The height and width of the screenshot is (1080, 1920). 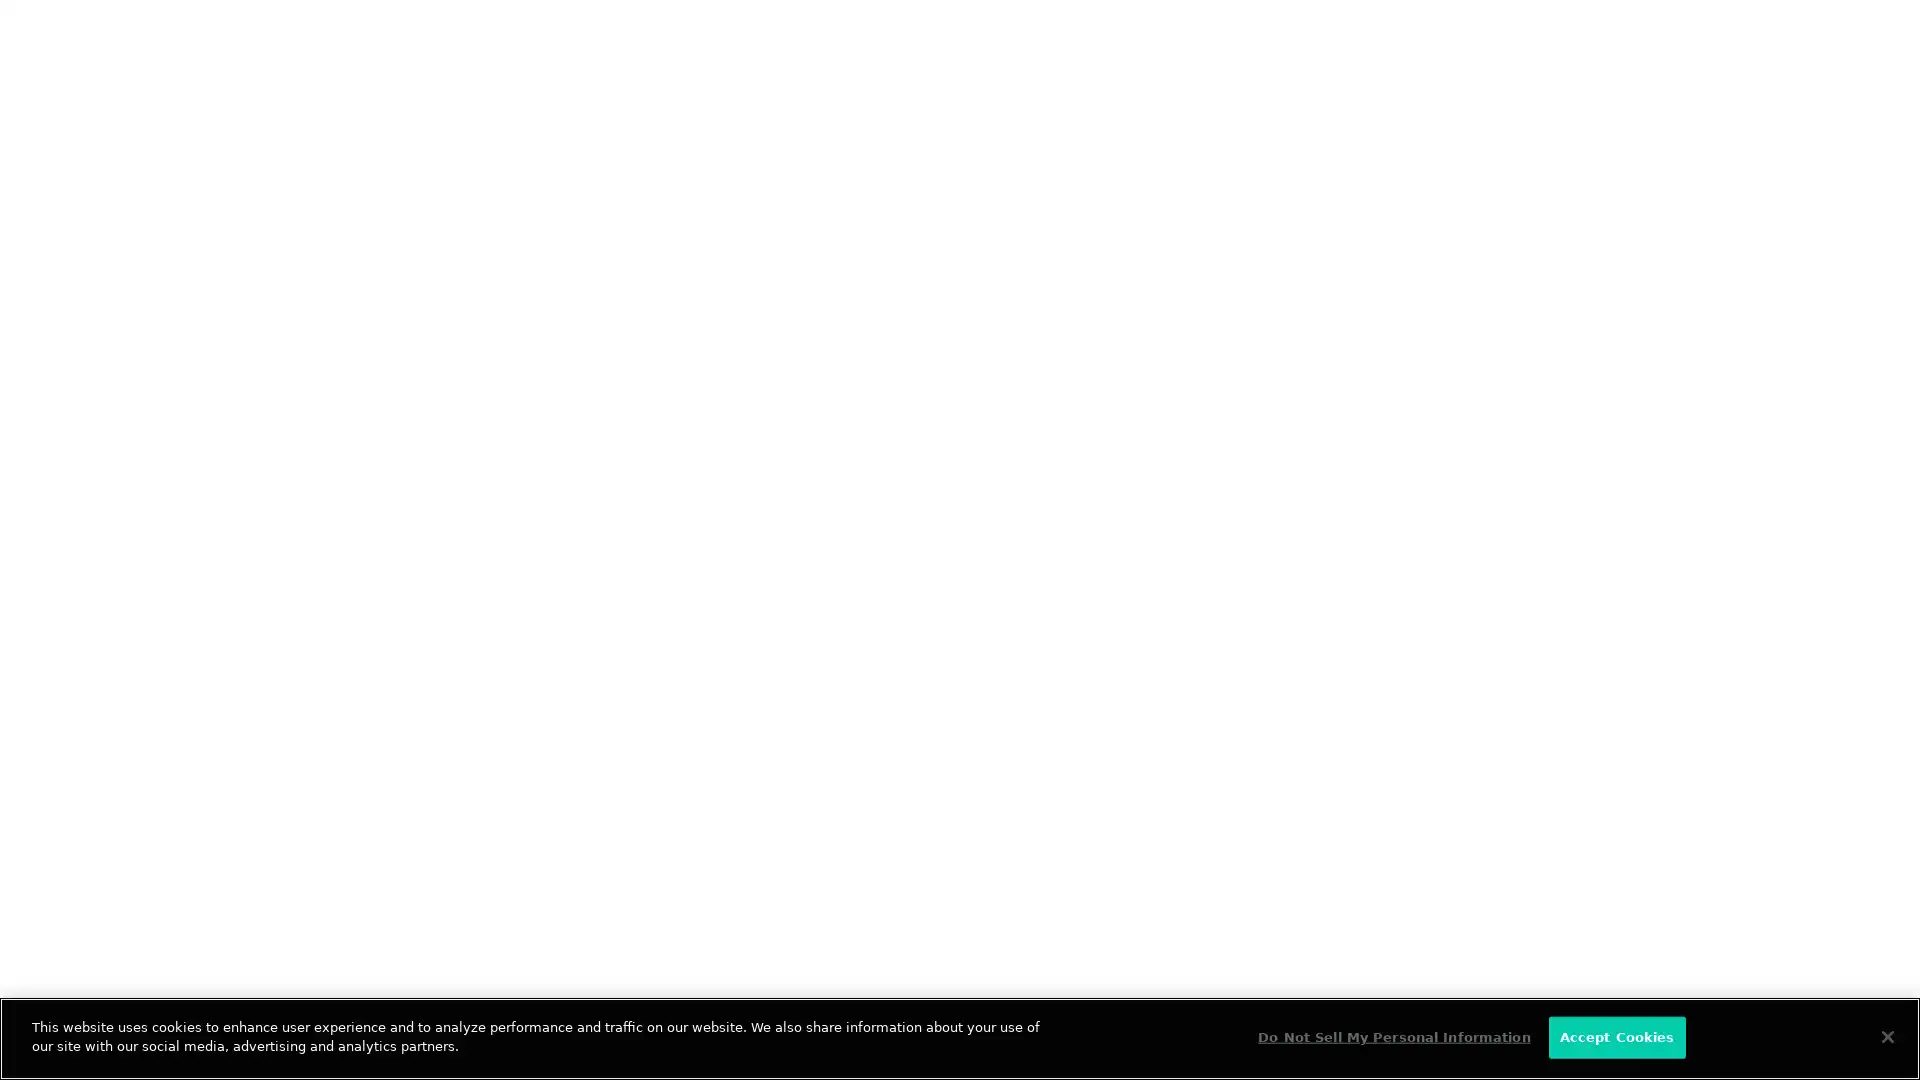 What do you see at coordinates (150, 334) in the screenshot?
I see `Latest` at bounding box center [150, 334].